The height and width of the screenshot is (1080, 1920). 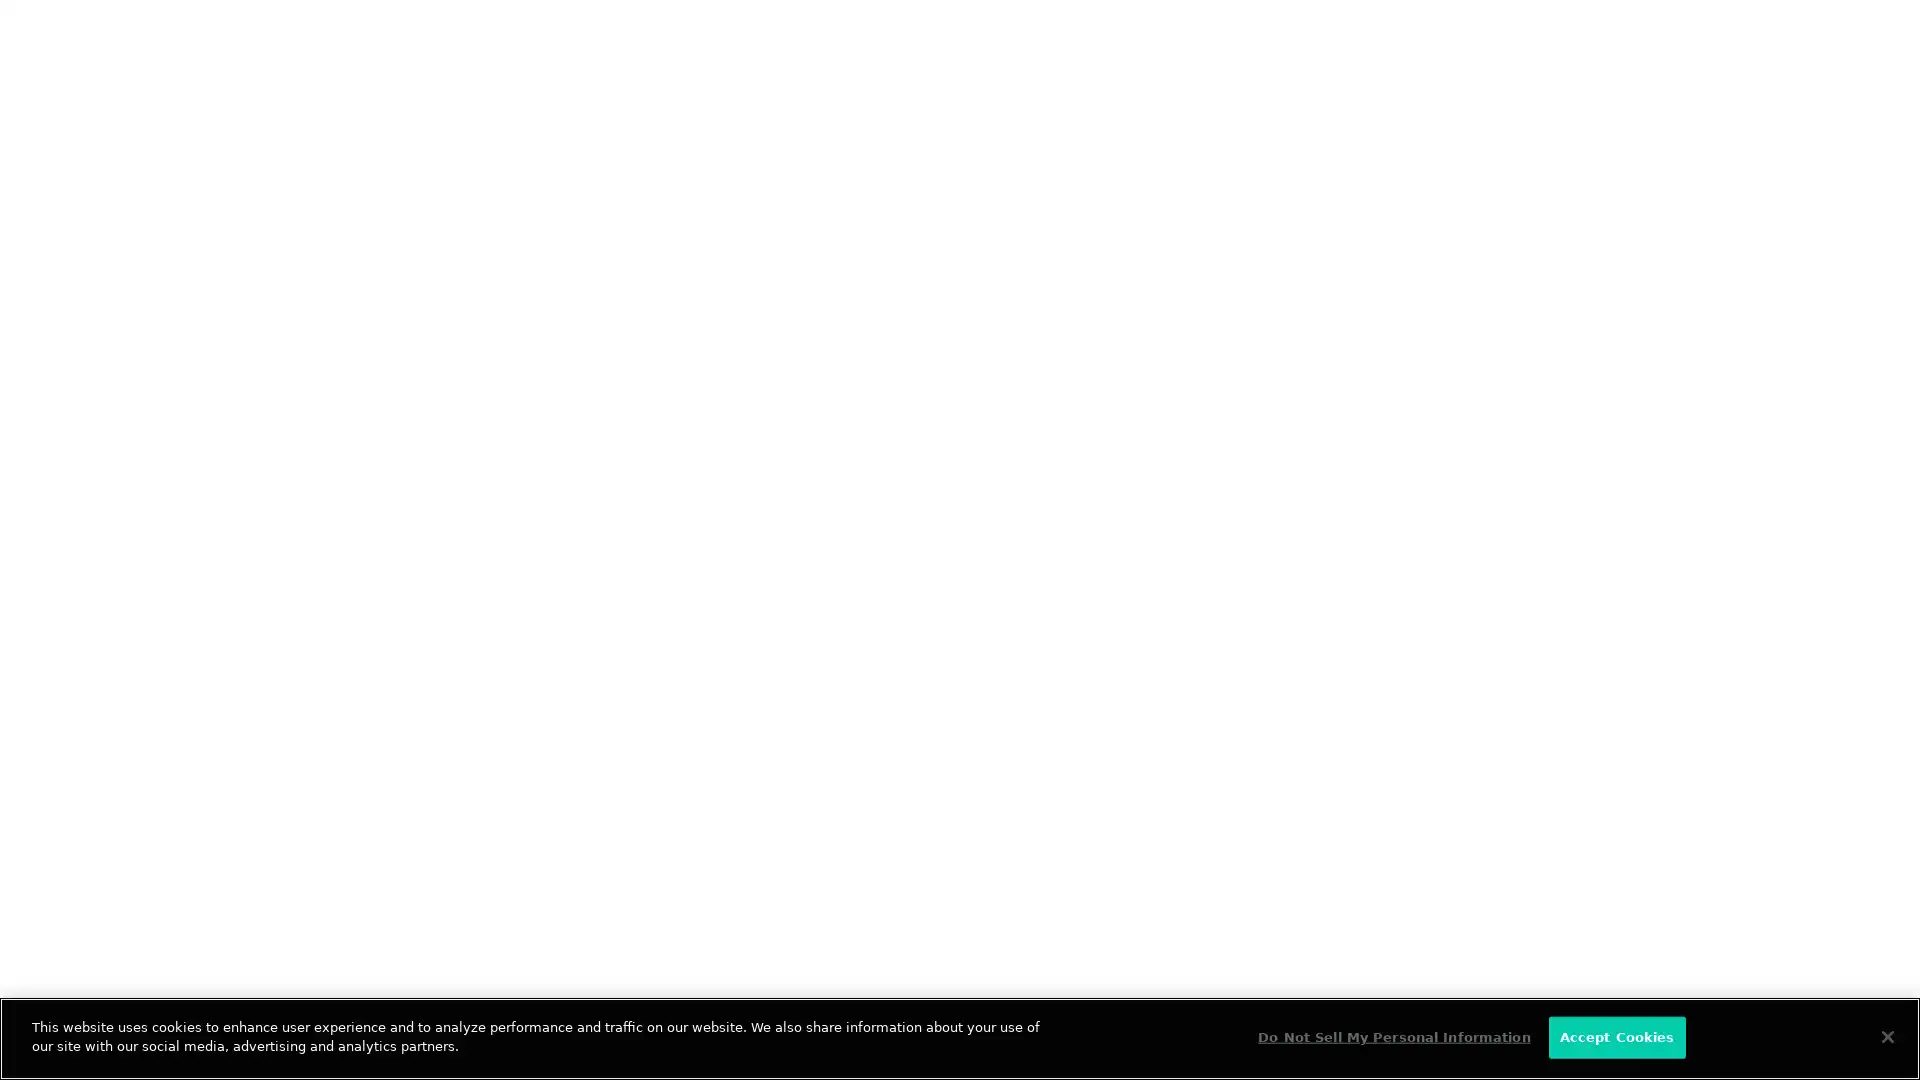 What do you see at coordinates (150, 334) in the screenshot?
I see `Latest` at bounding box center [150, 334].